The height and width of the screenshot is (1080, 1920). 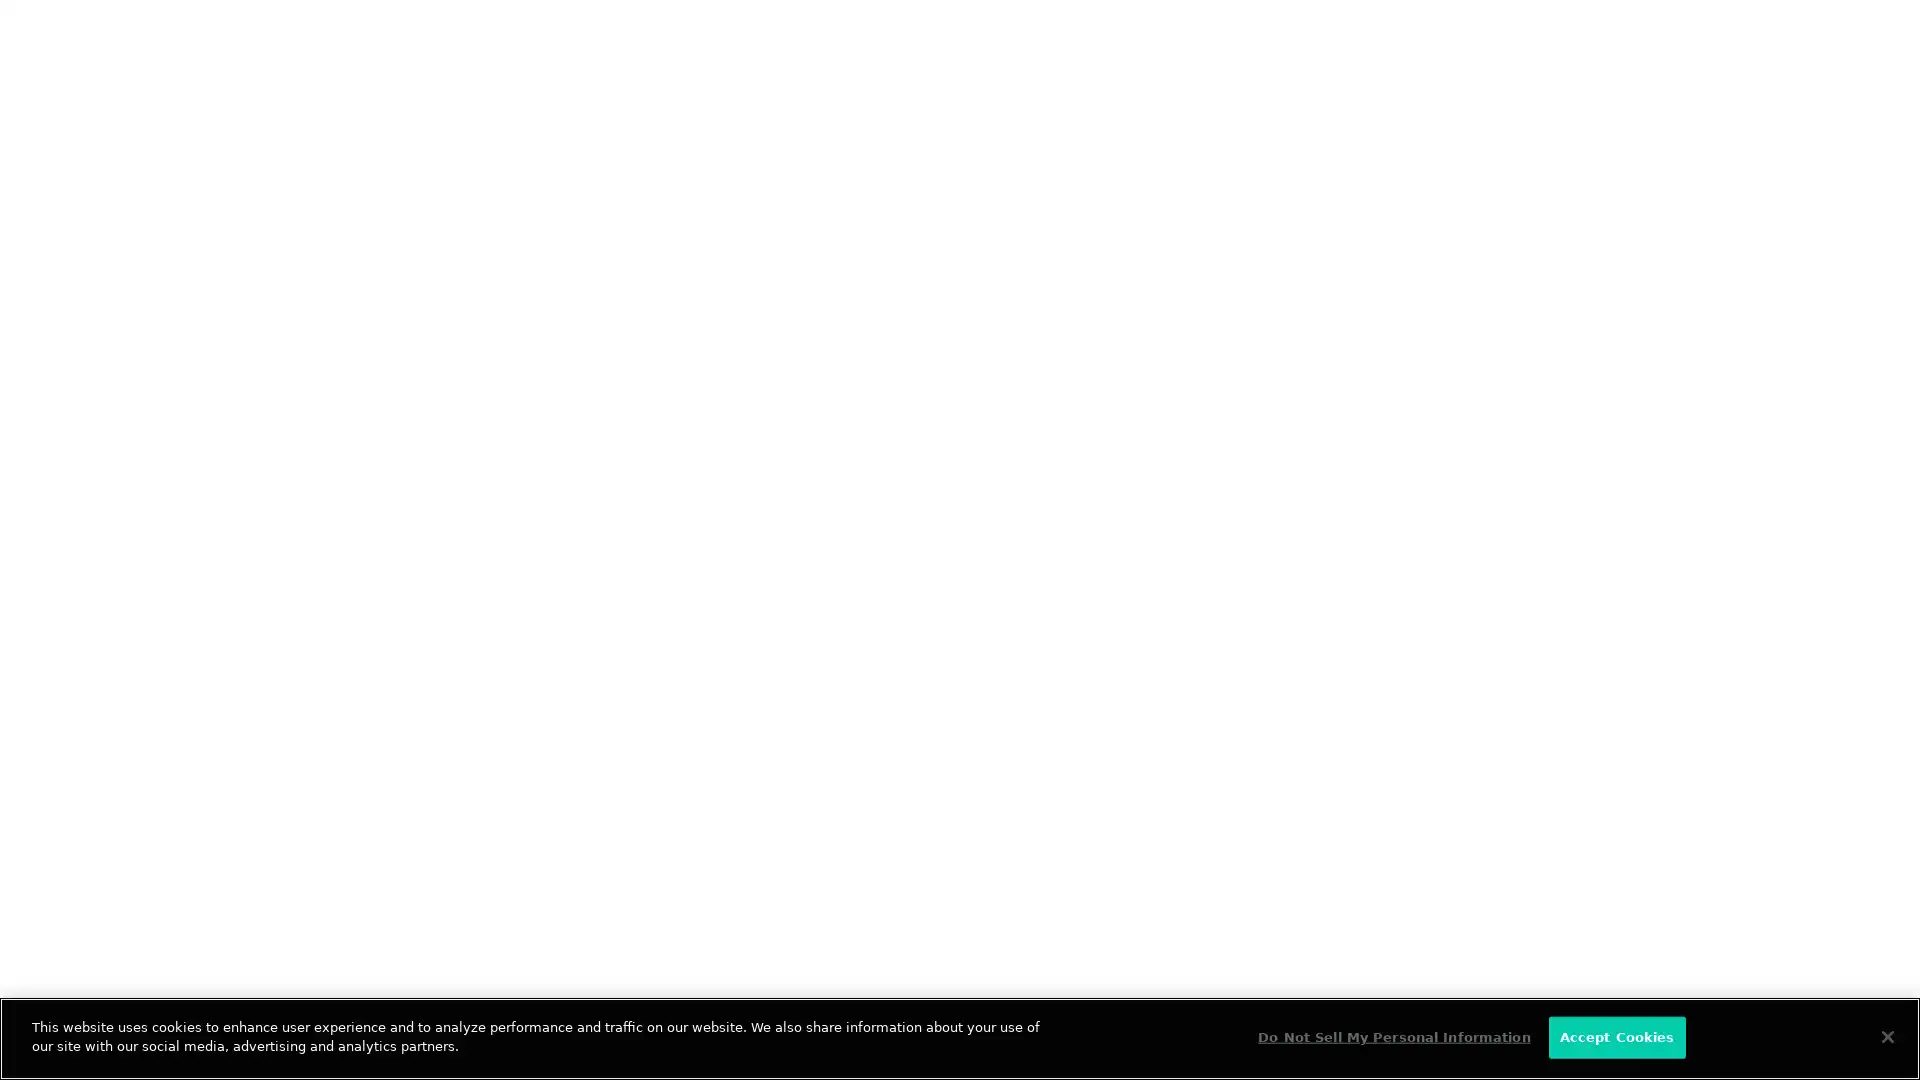 What do you see at coordinates (150, 334) in the screenshot?
I see `Latest` at bounding box center [150, 334].